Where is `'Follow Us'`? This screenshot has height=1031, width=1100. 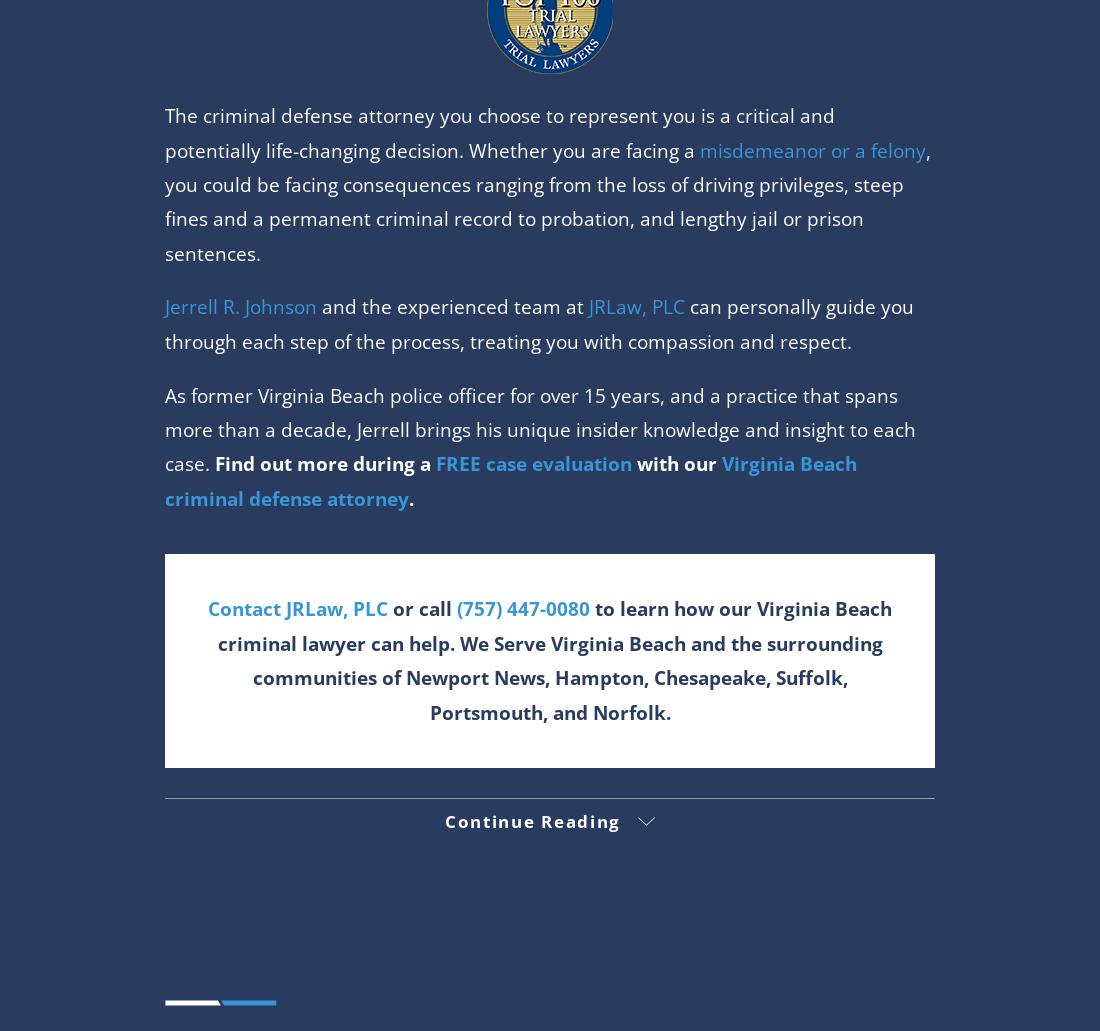 'Follow Us' is located at coordinates (549, 779).